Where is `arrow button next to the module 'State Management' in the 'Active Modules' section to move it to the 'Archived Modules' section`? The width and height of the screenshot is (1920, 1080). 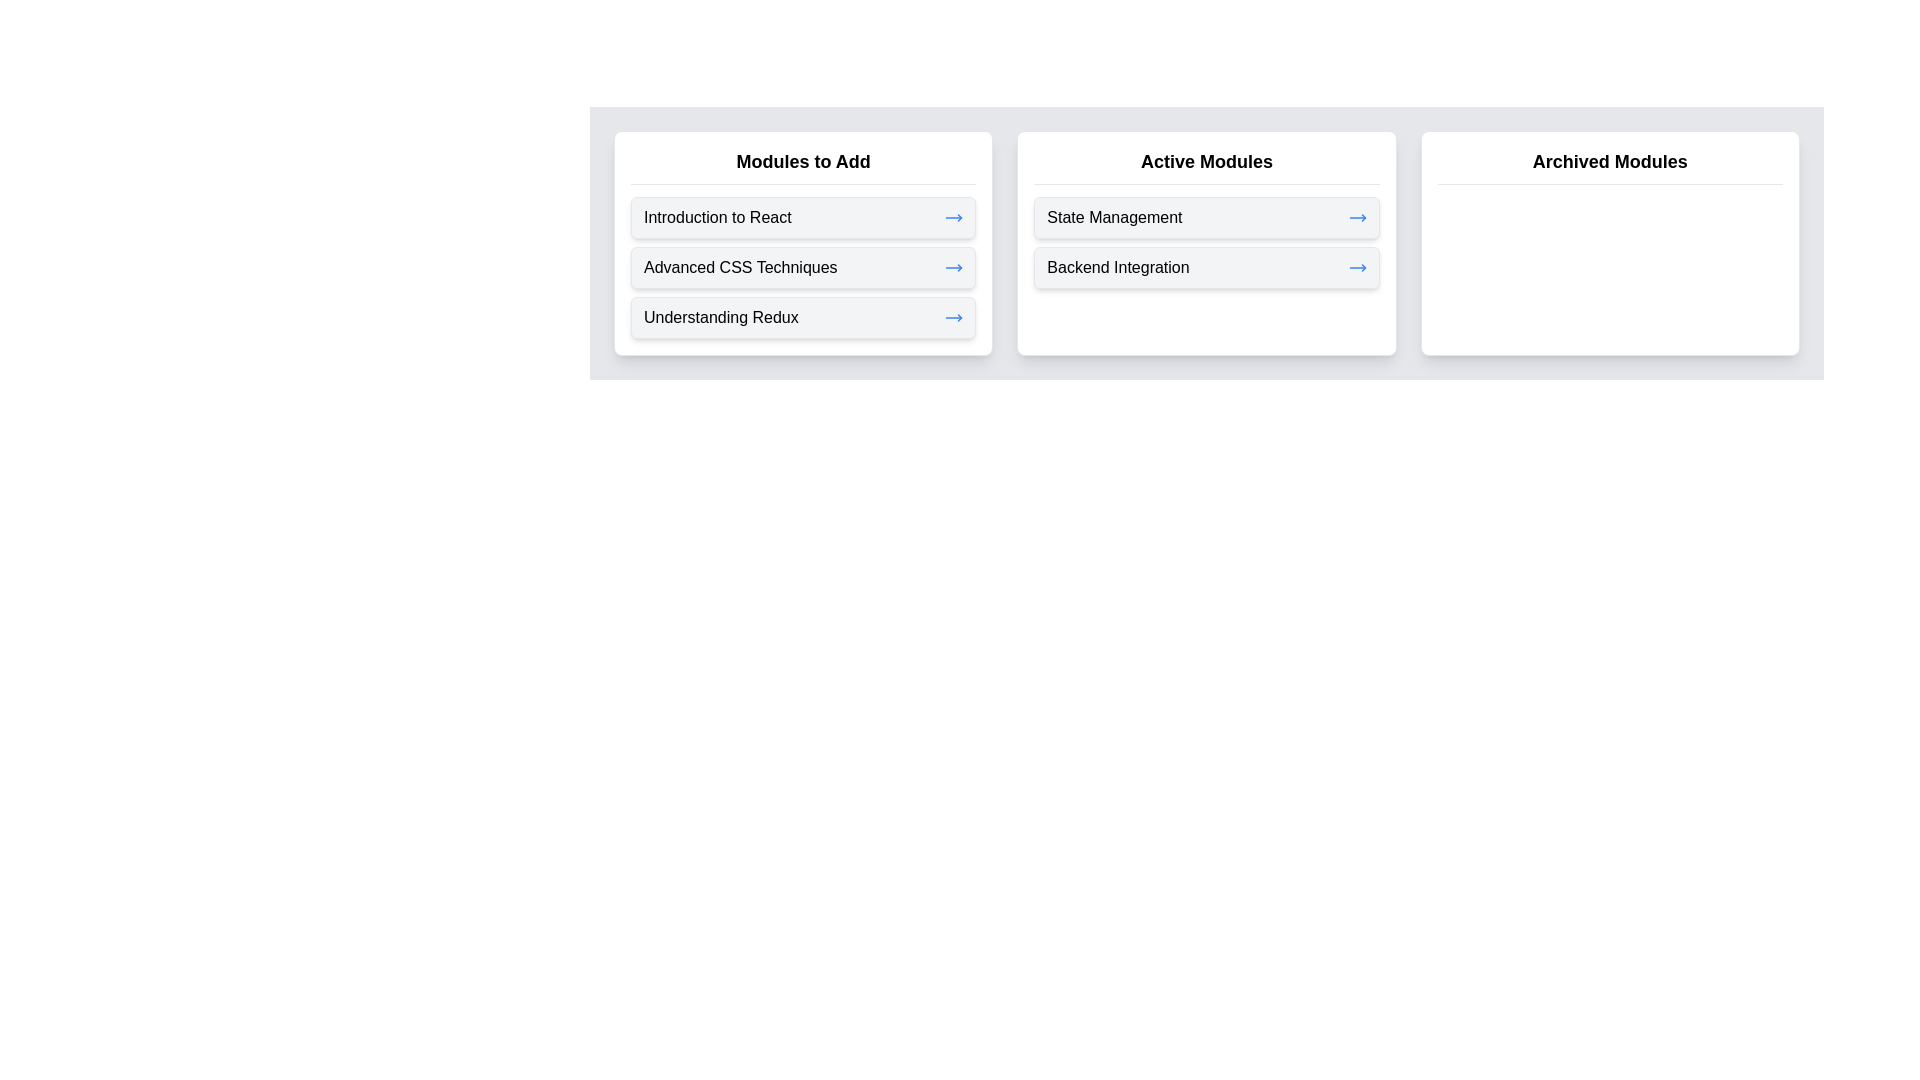
arrow button next to the module 'State Management' in the 'Active Modules' section to move it to the 'Archived Modules' section is located at coordinates (1357, 218).